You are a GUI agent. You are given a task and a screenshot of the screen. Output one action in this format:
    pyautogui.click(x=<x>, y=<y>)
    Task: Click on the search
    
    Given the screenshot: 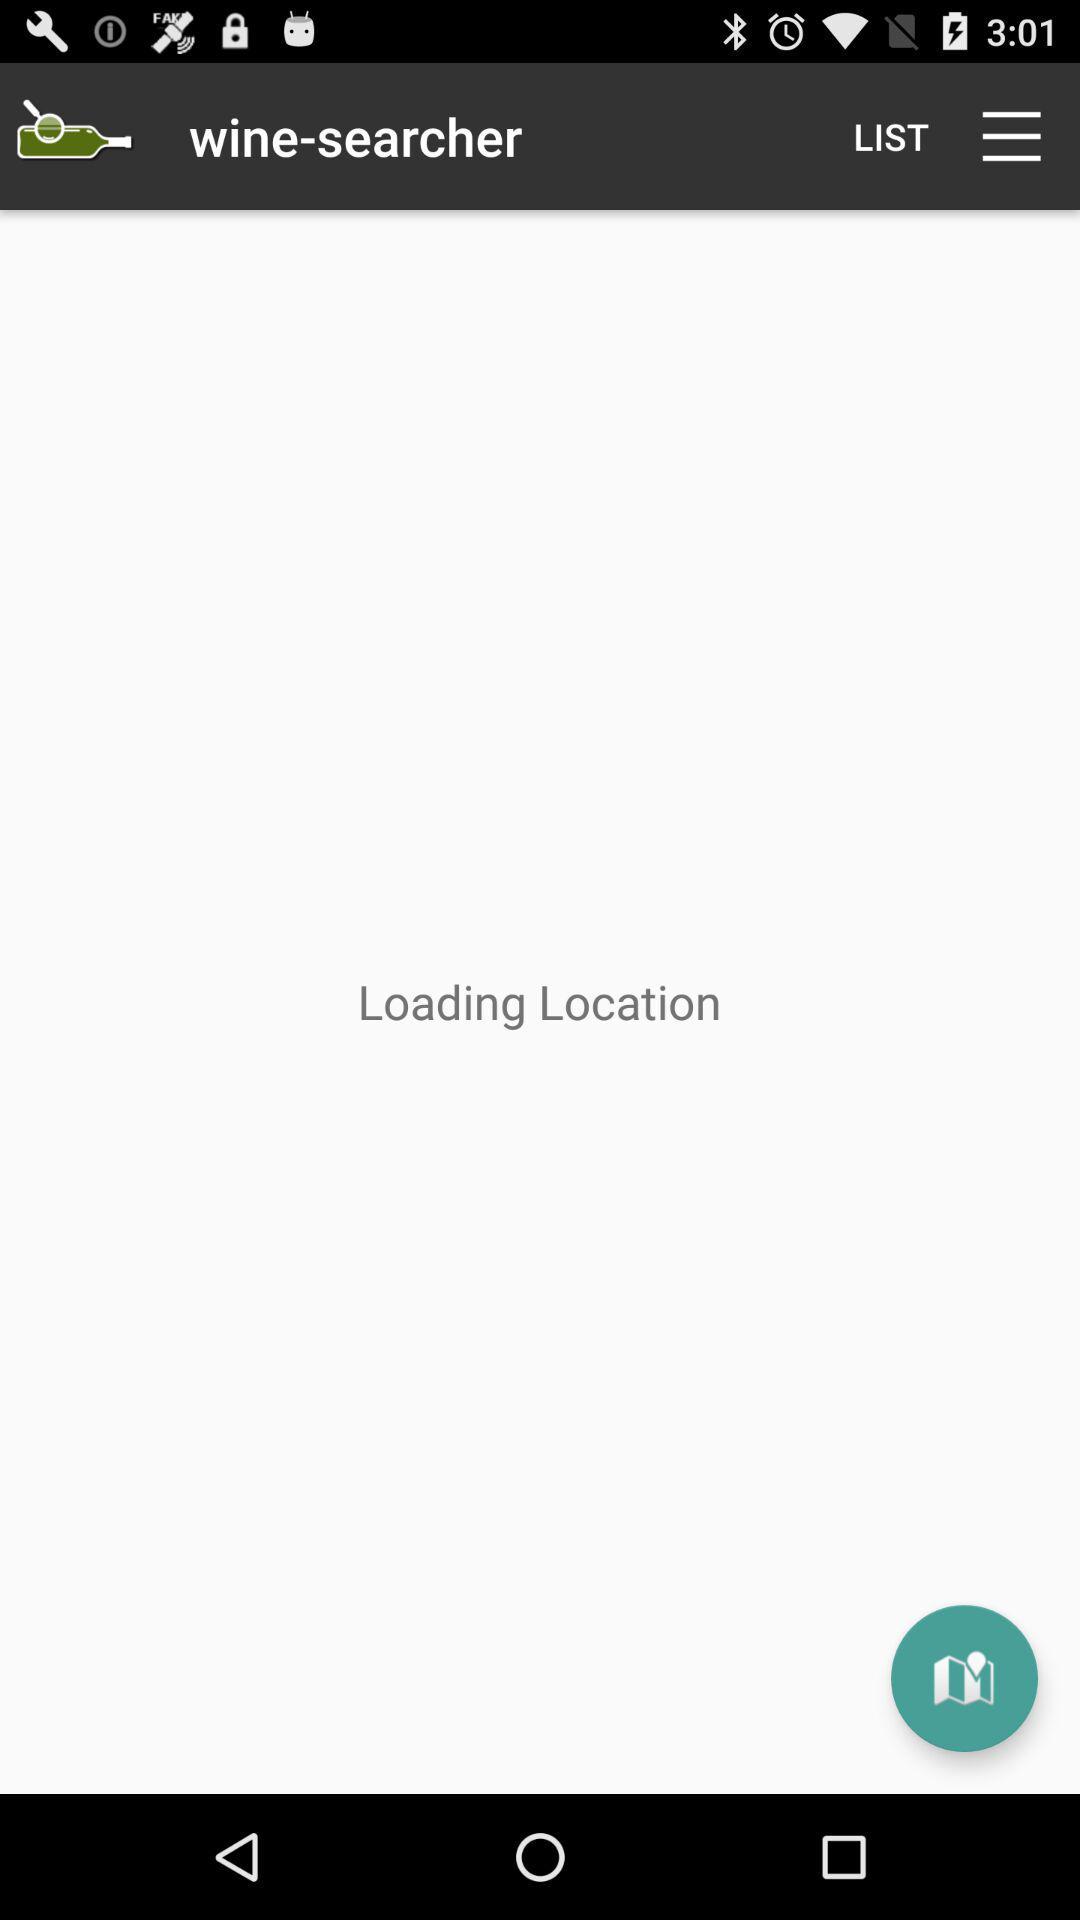 What is the action you would take?
    pyautogui.click(x=72, y=135)
    